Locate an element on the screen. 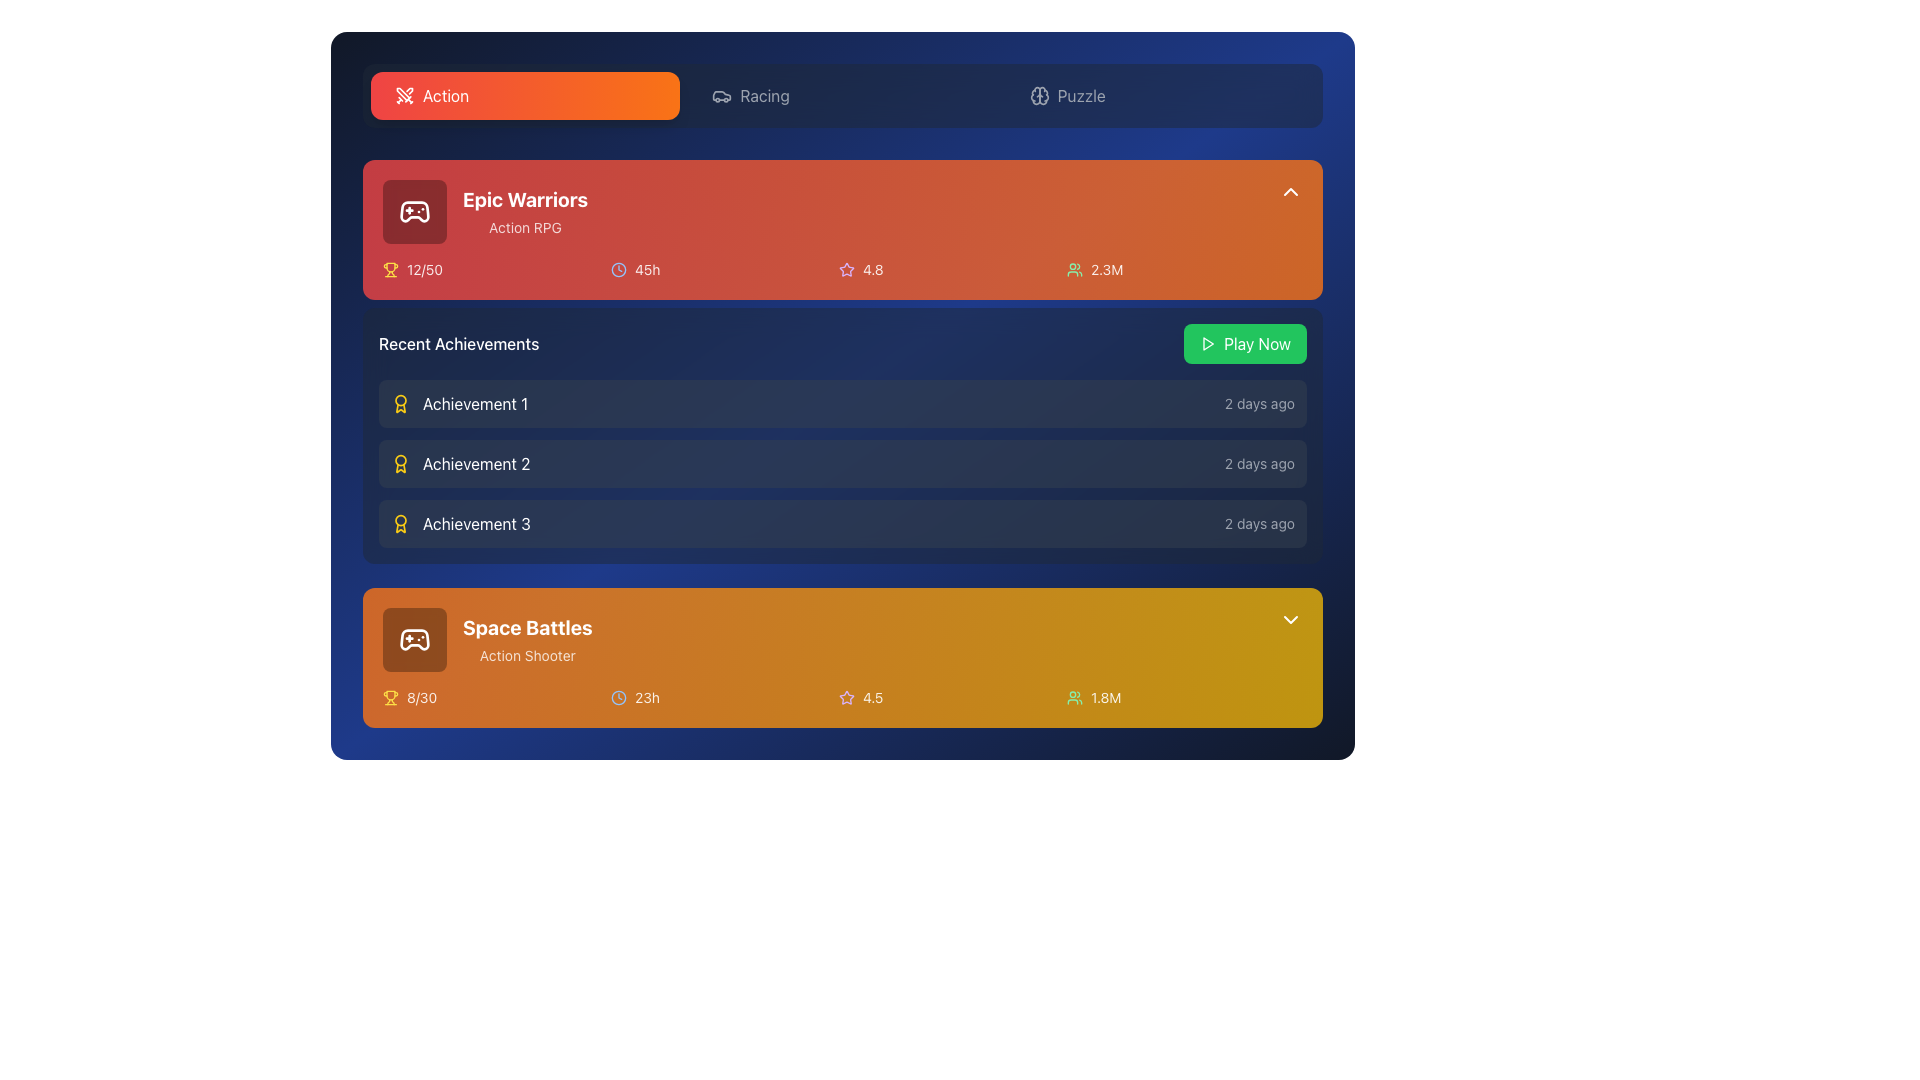 The image size is (1920, 1080). the yellow trophy icon located to the left of the text '8/30' within the orange background panel of the 'Space Battles' interface is located at coordinates (390, 697).